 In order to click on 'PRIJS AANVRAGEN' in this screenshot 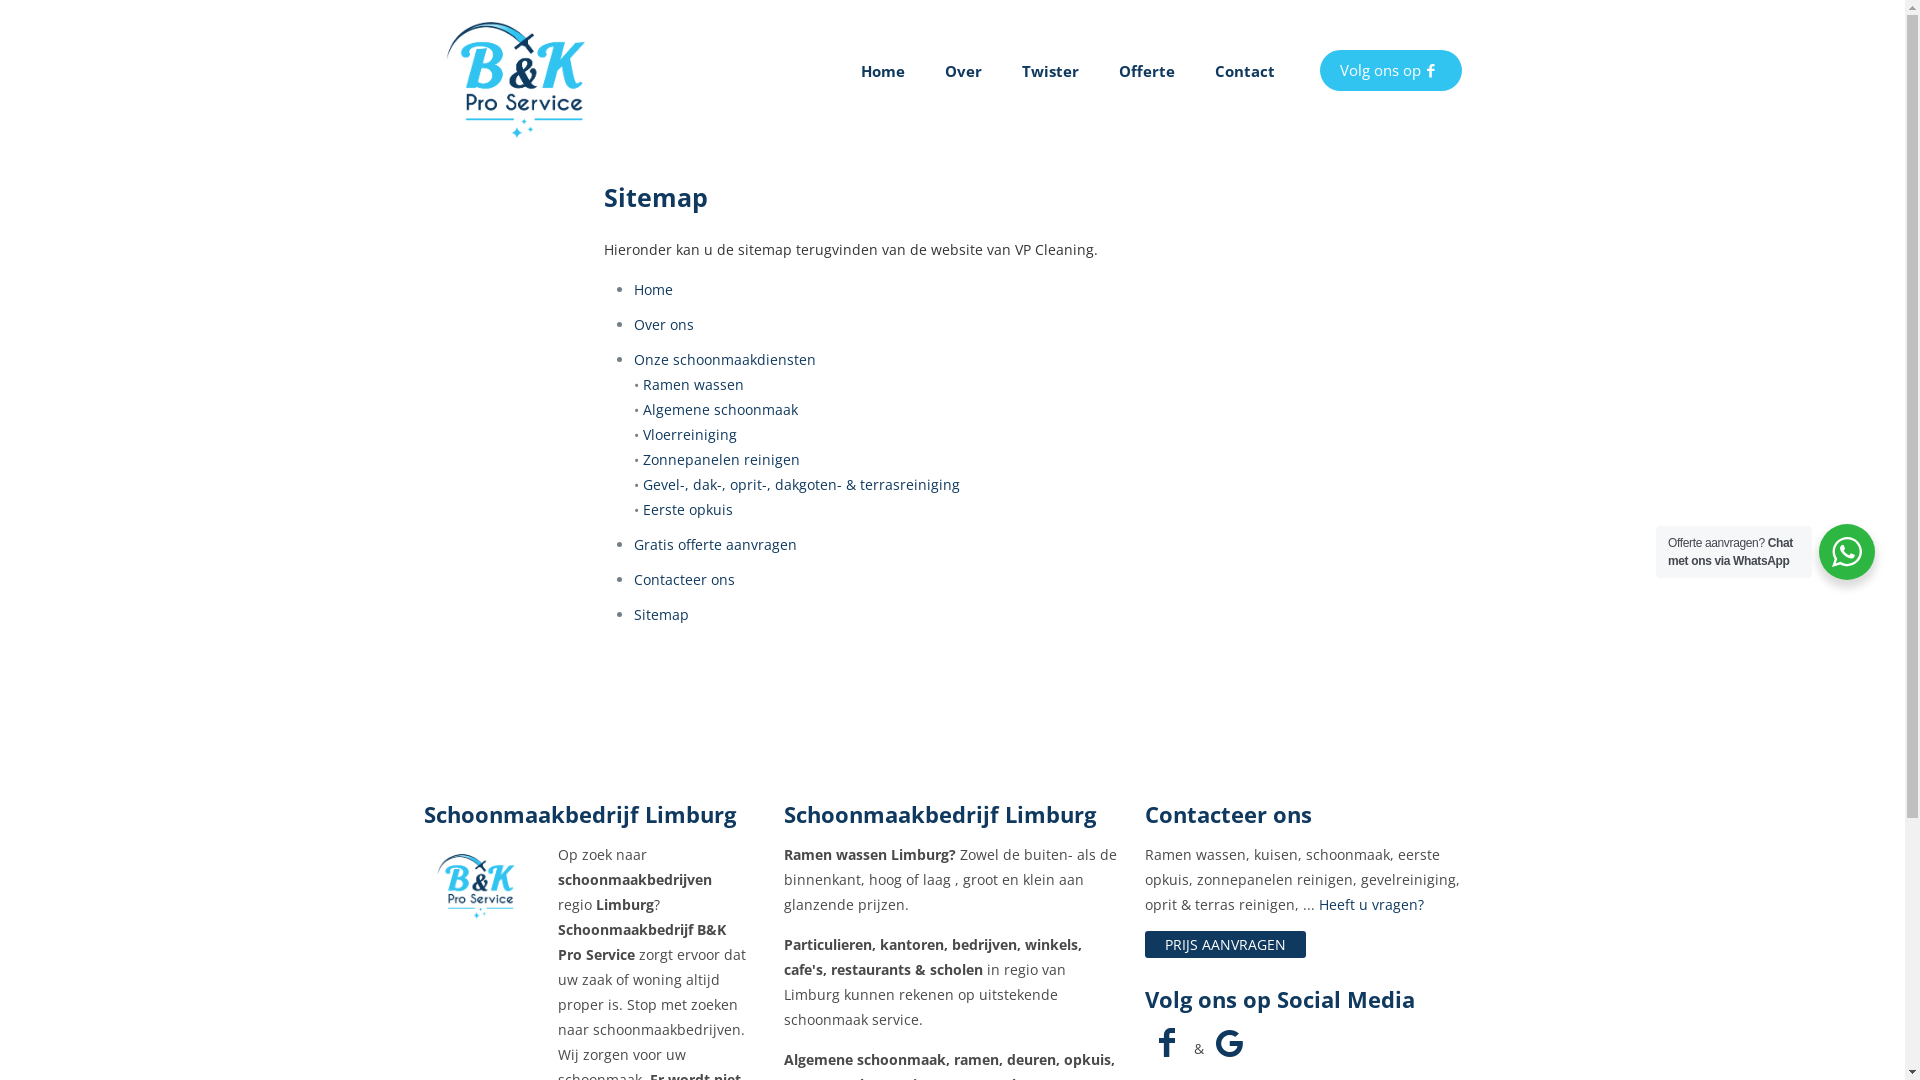, I will do `click(1224, 944)`.